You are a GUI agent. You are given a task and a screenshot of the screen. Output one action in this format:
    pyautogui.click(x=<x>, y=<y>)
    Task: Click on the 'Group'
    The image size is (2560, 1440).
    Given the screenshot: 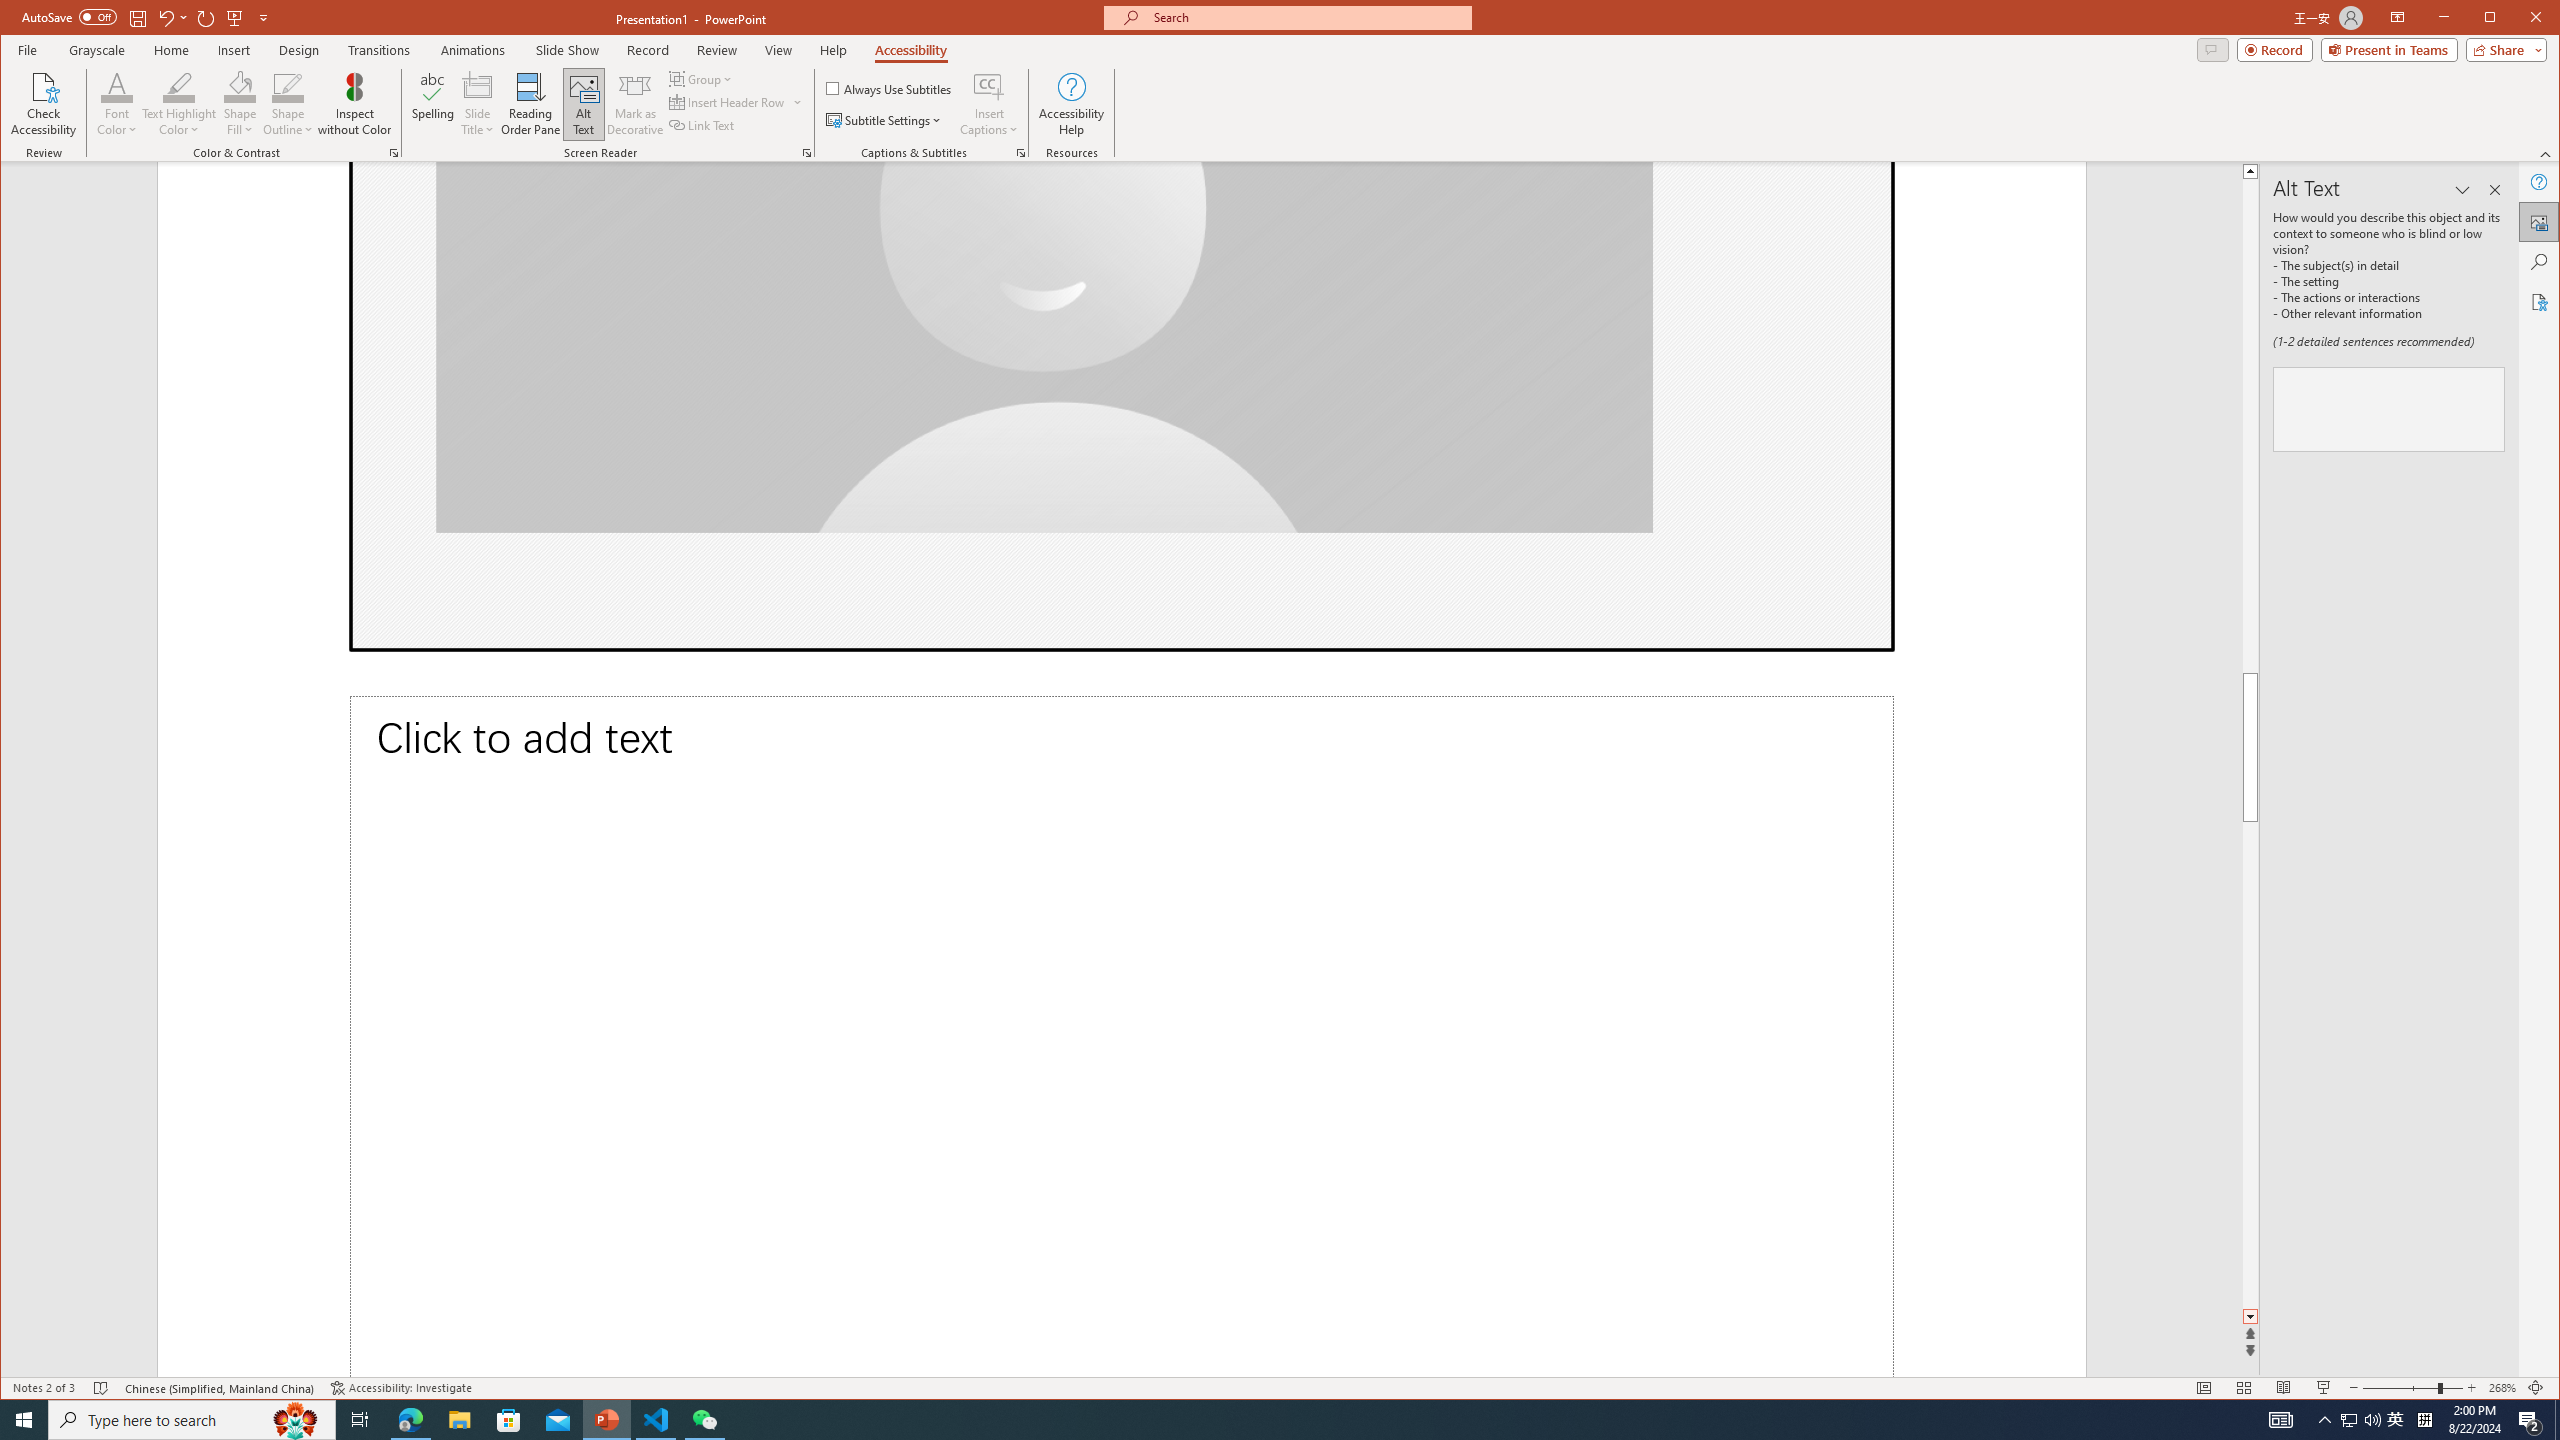 What is the action you would take?
    pyautogui.click(x=701, y=78)
    